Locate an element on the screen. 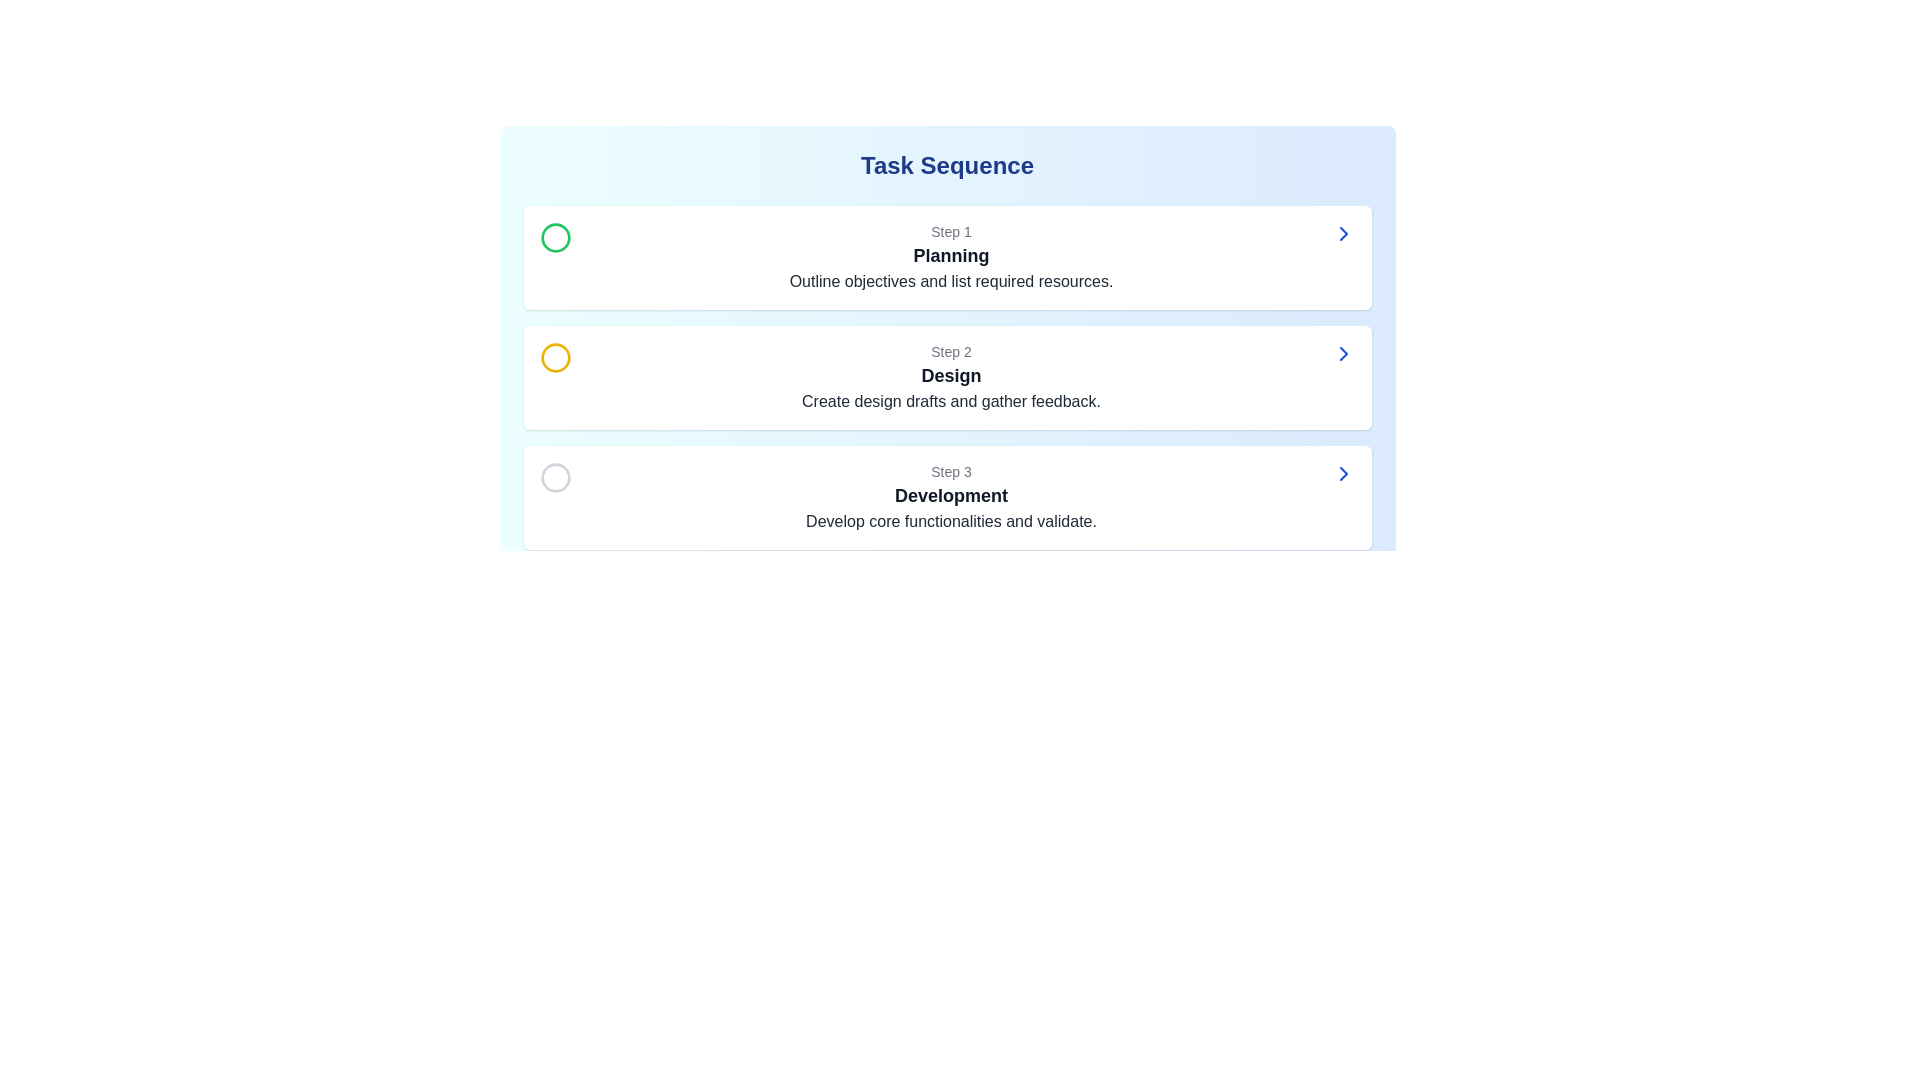  the status indicated by the green circular icon located to the left of the 'Planning' section text in the task sequence list, visually aligned with 'Step 1 Planning' is located at coordinates (555, 237).